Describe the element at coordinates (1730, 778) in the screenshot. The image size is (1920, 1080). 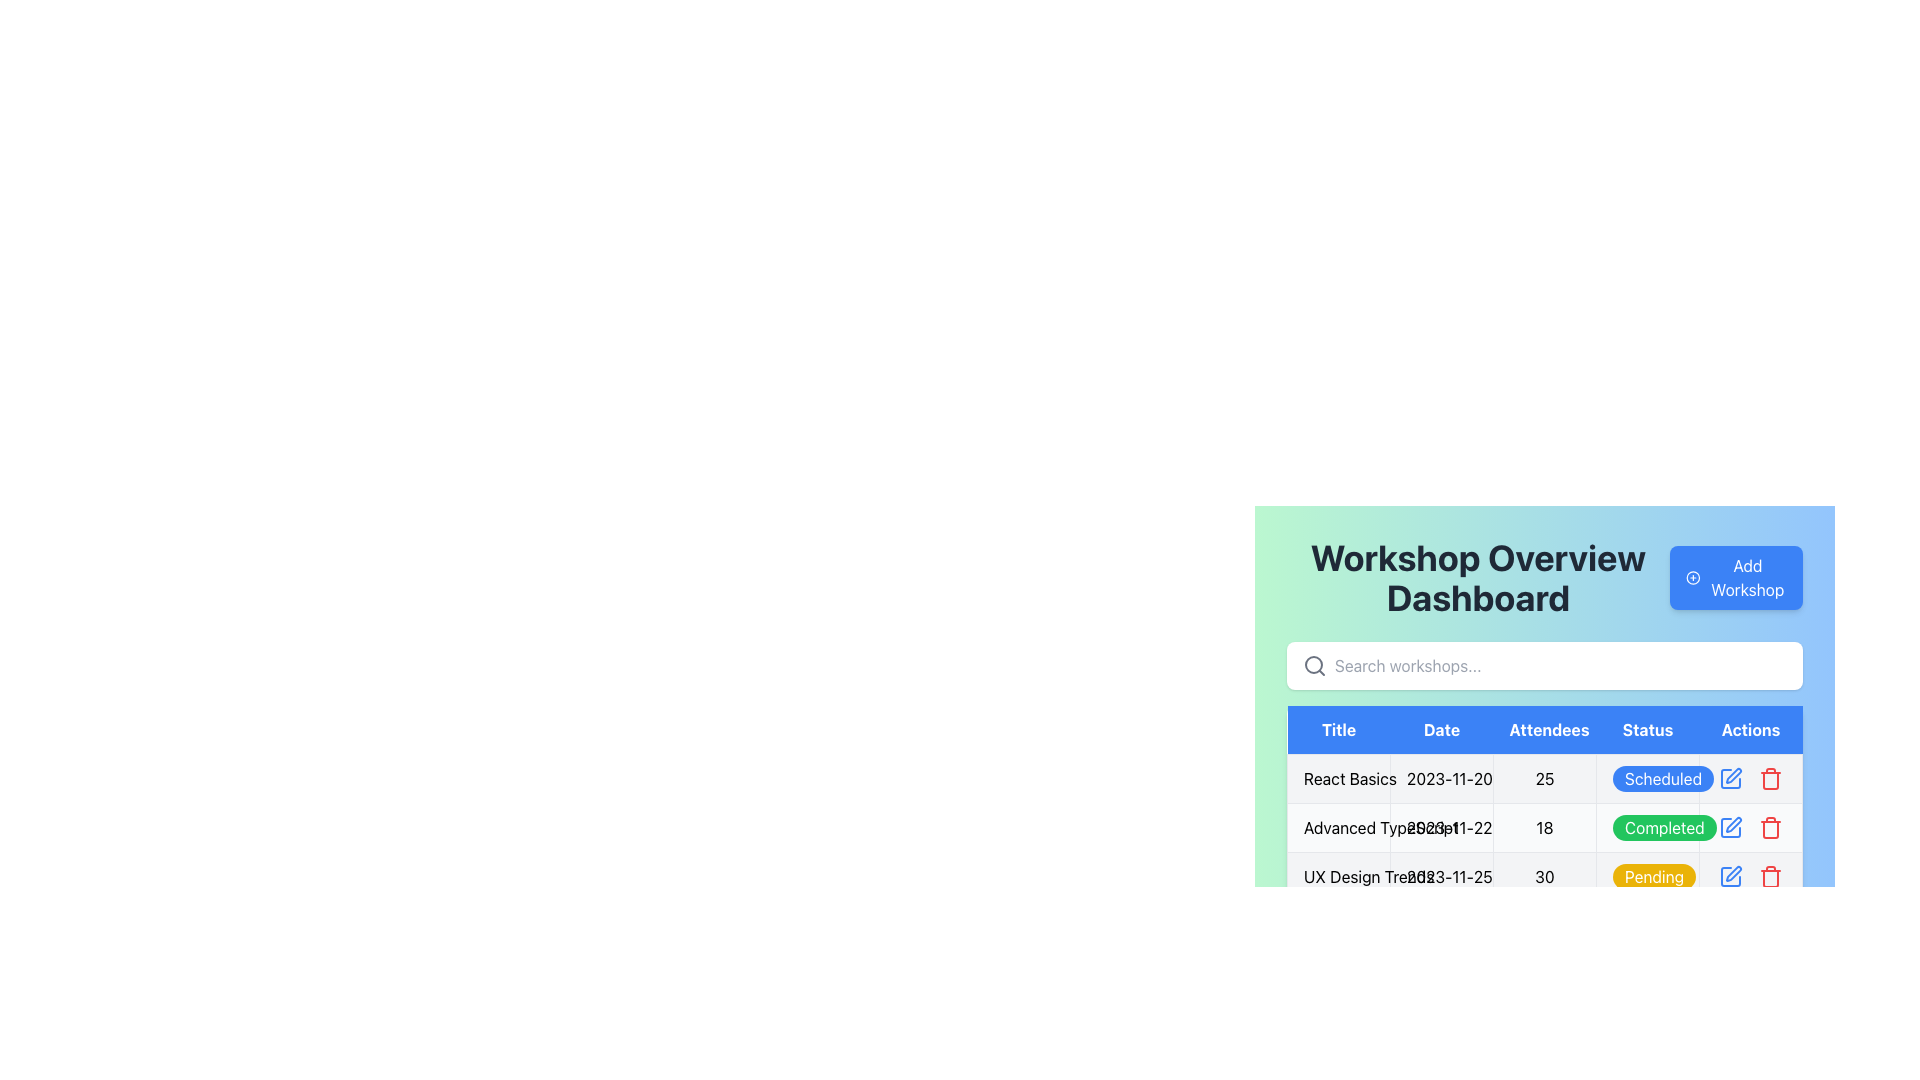
I see `the blue pencil icon button located at the rightmost side of the data table row in the 'Actions' column to change its color` at that location.